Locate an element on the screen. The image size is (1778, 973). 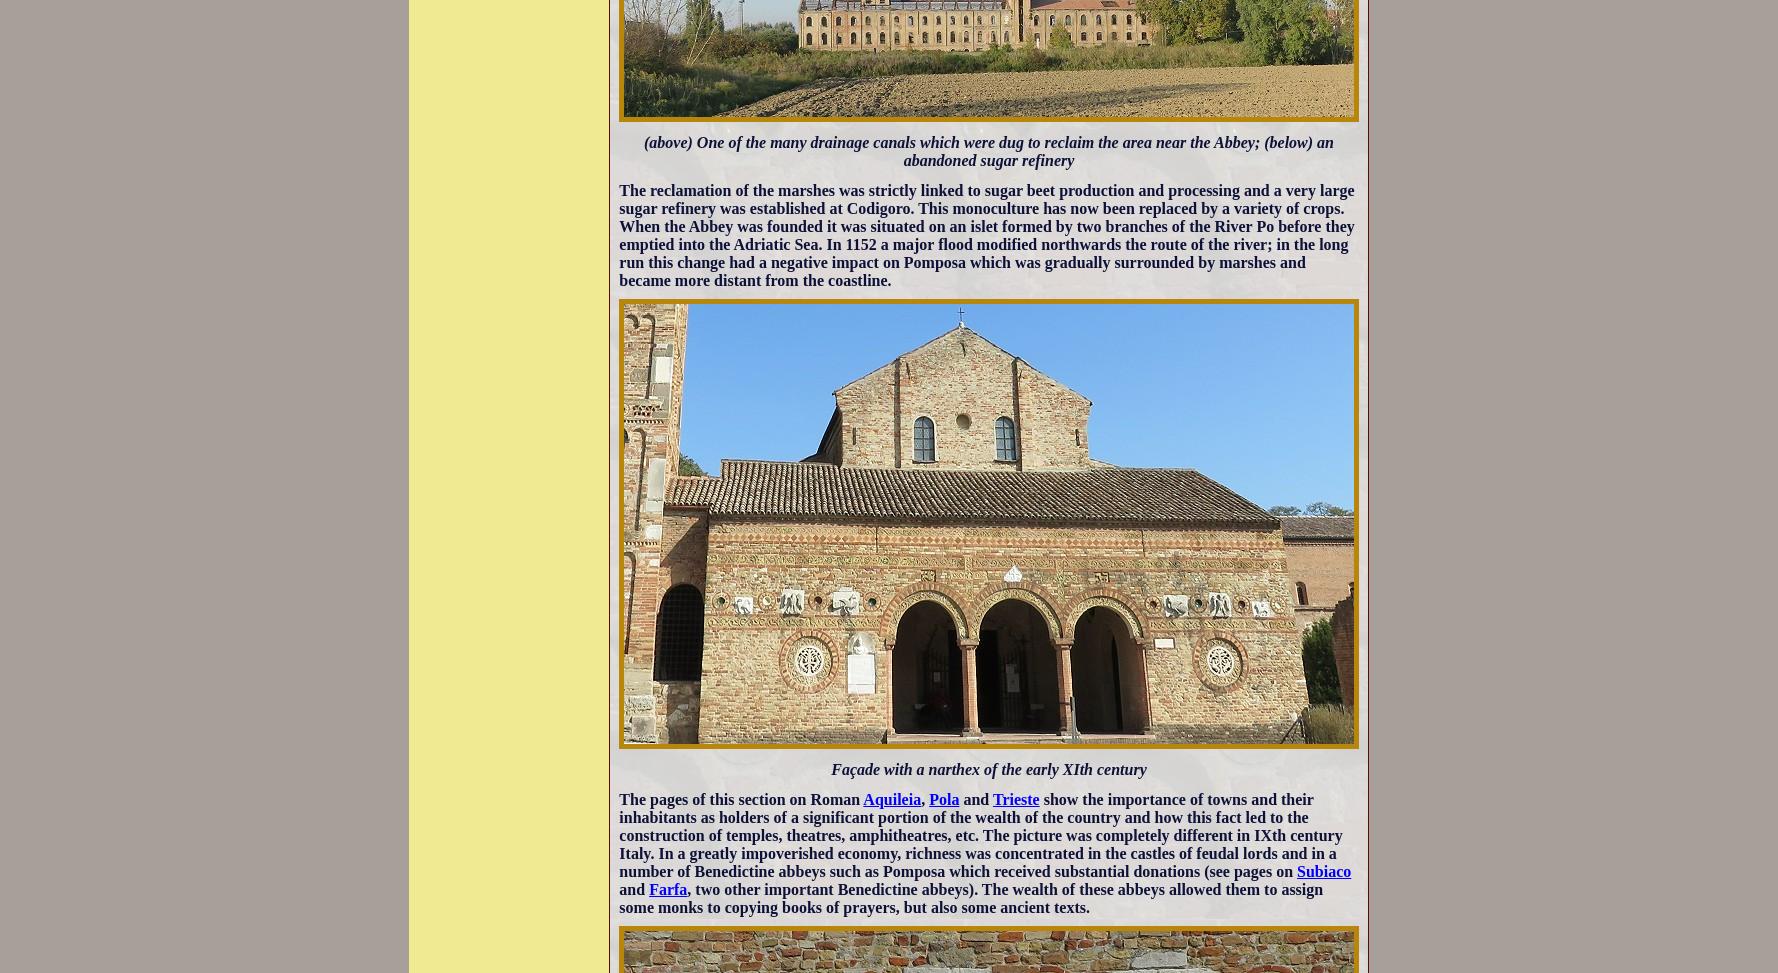
'Farfa' is located at coordinates (667, 888).